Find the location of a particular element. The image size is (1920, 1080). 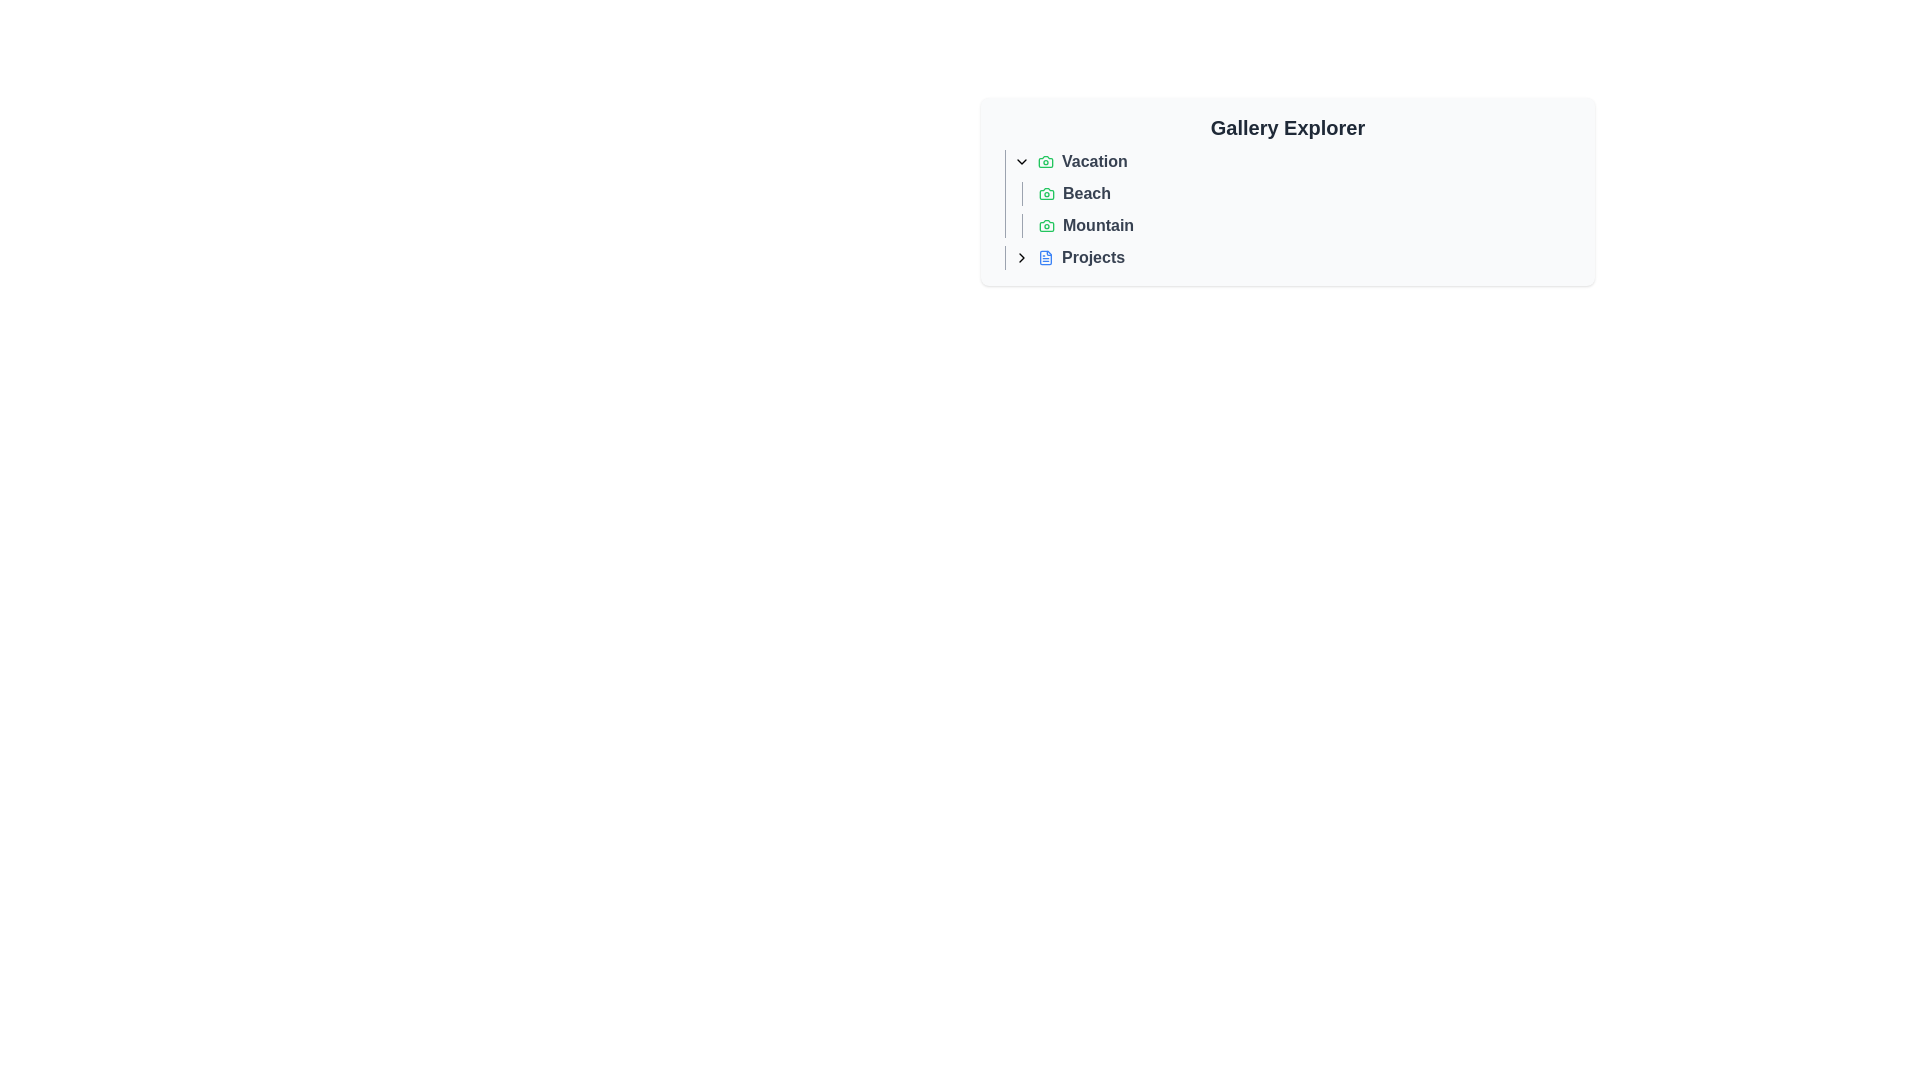

the downward-pointing chevron icon toggle button next to the 'Vacation' label in the 'Gallery Explorer' interface is located at coordinates (1022, 161).